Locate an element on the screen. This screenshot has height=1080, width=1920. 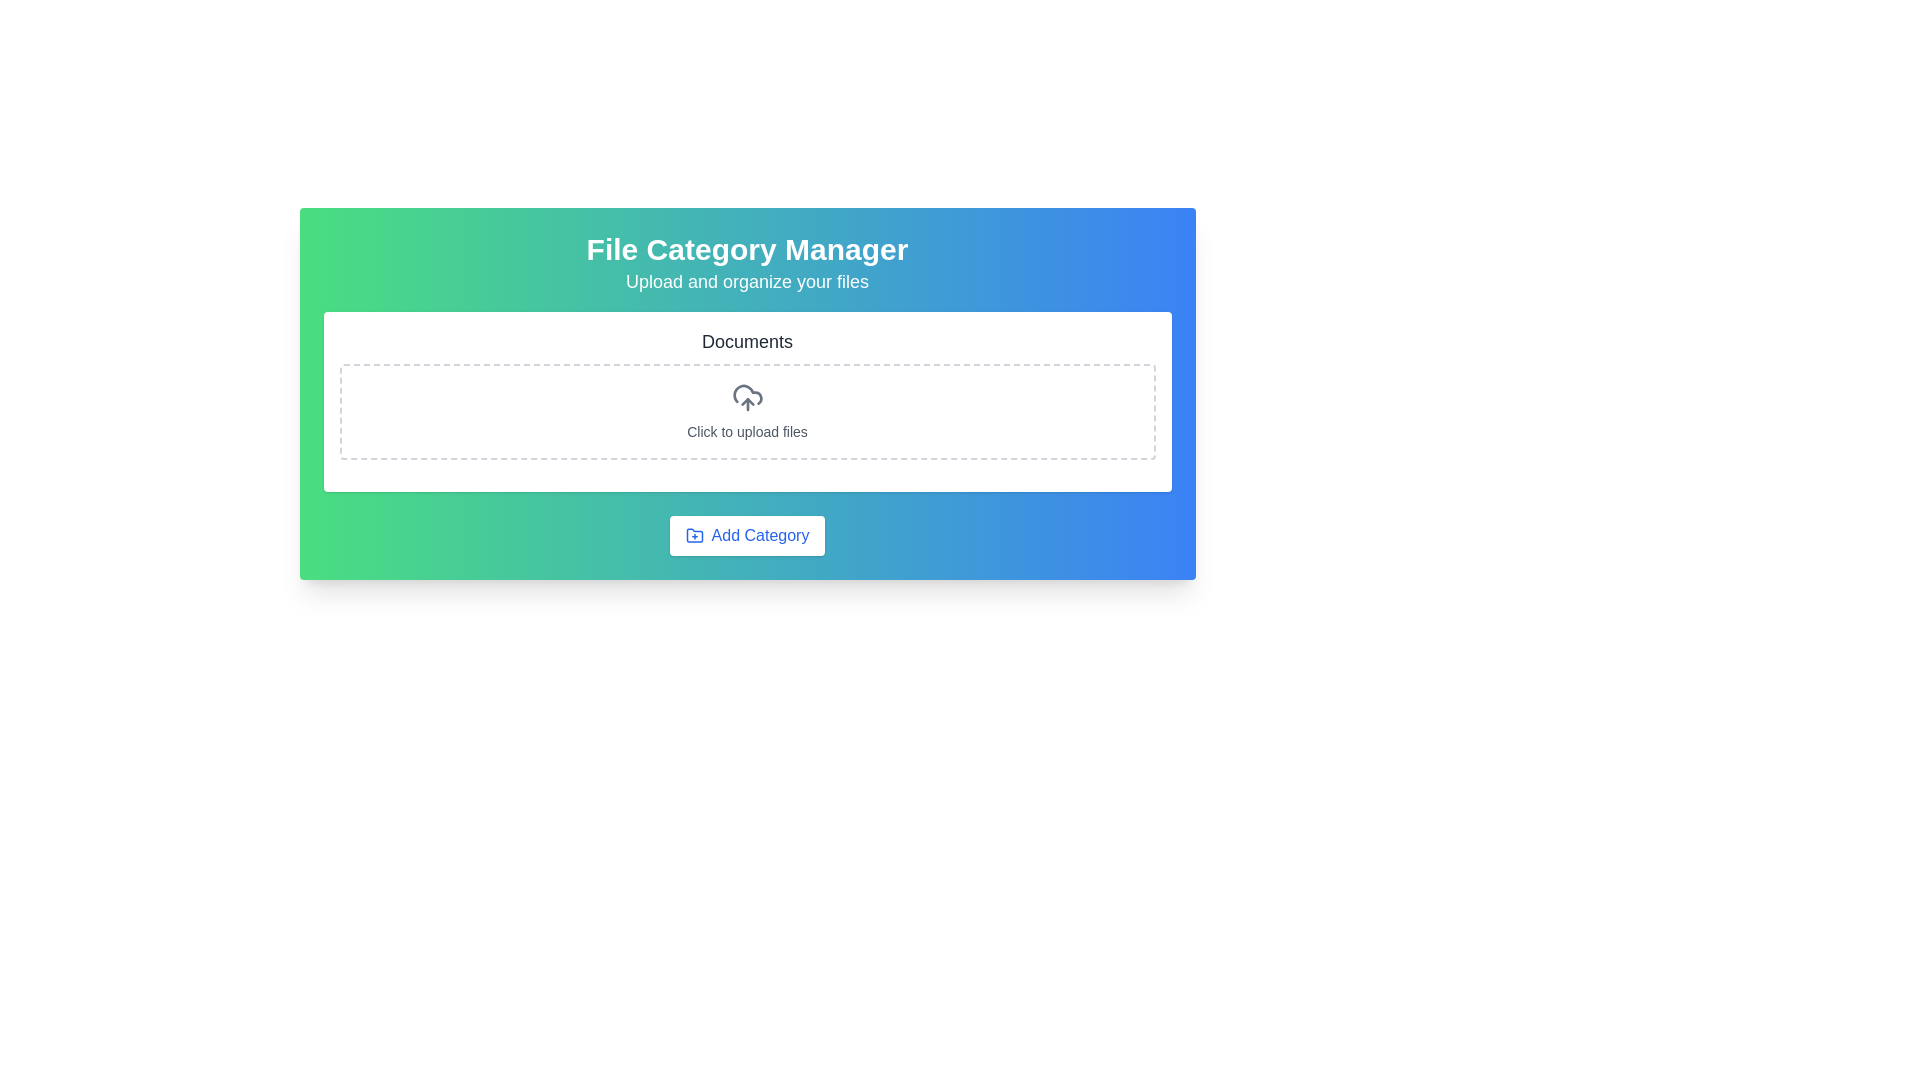
the icon inside the 'Add Category' button, which is used for adding or creating a new category is located at coordinates (694, 534).